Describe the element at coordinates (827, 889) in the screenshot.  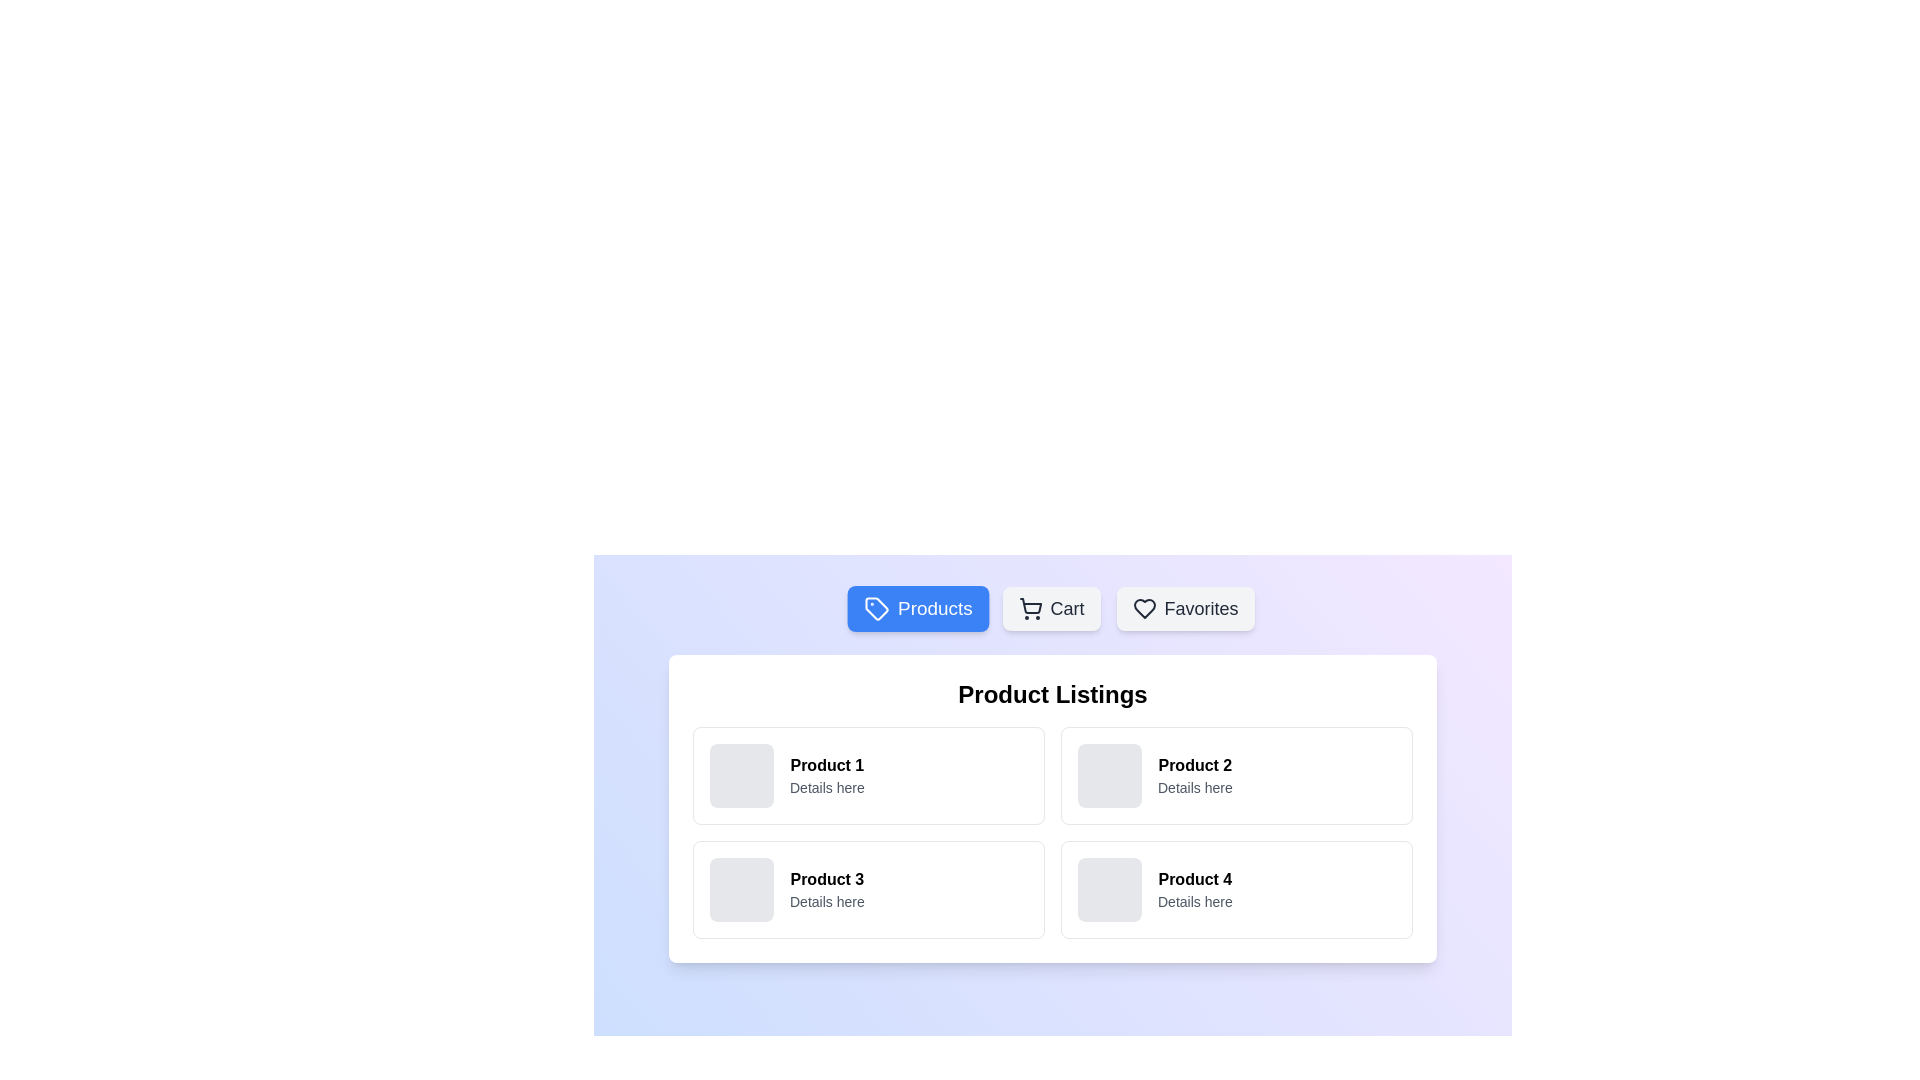
I see `the product title in the text block that provides information about a specific product, located in the bottom-left cell of a 2x2 grid layout, to the right of an image placeholder square` at that location.